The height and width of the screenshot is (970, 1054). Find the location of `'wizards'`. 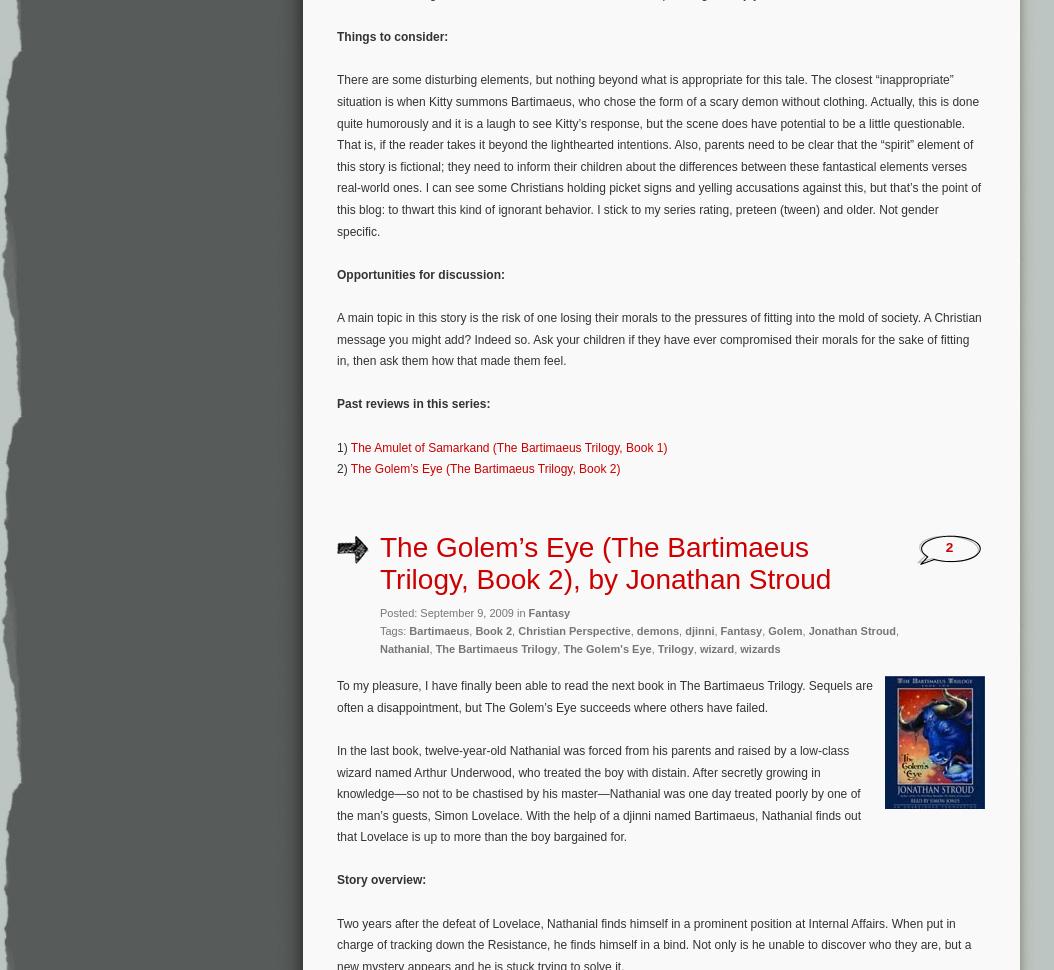

'wizards' is located at coordinates (760, 646).